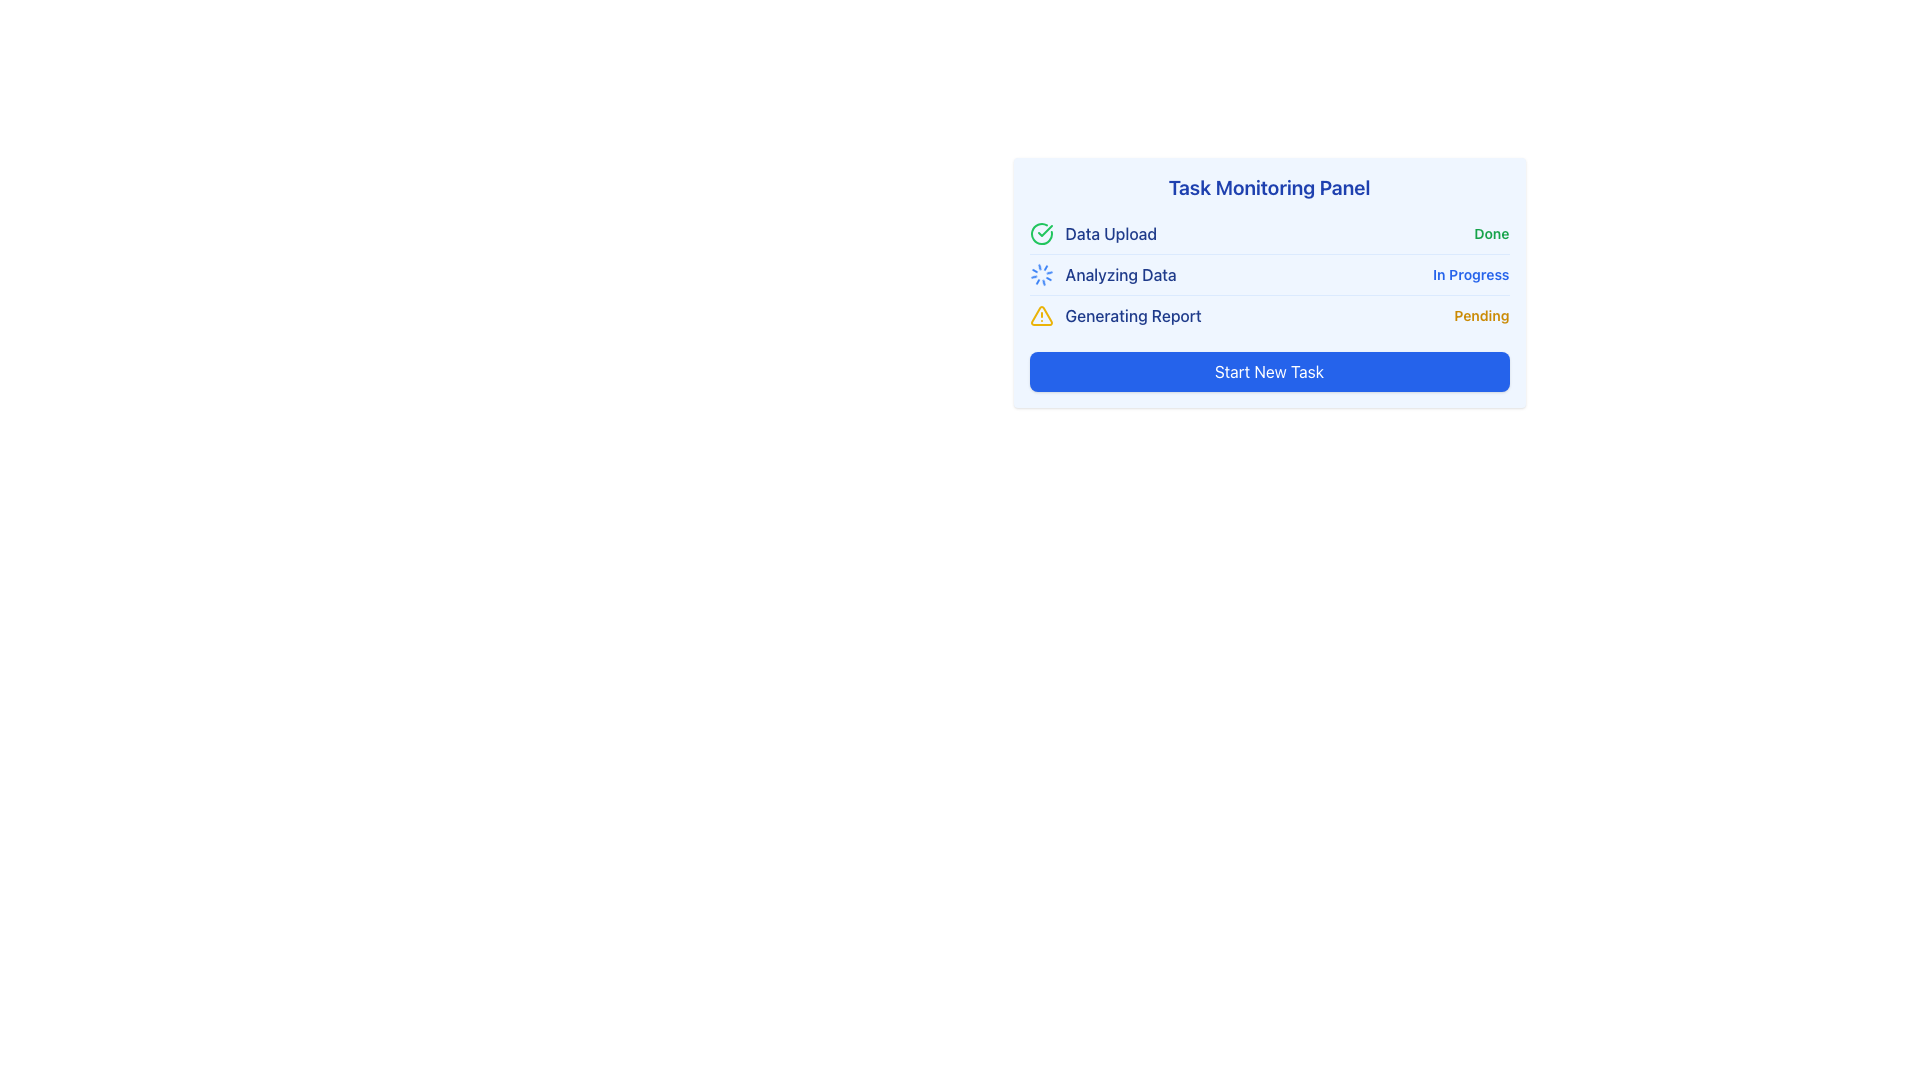 The height and width of the screenshot is (1080, 1920). I want to click on the Label with green checkmark icon and text 'Data Upload' in bold blue font, located in the 'Task Monitoring Panel' as the first item in the vertical list, so click(1092, 233).